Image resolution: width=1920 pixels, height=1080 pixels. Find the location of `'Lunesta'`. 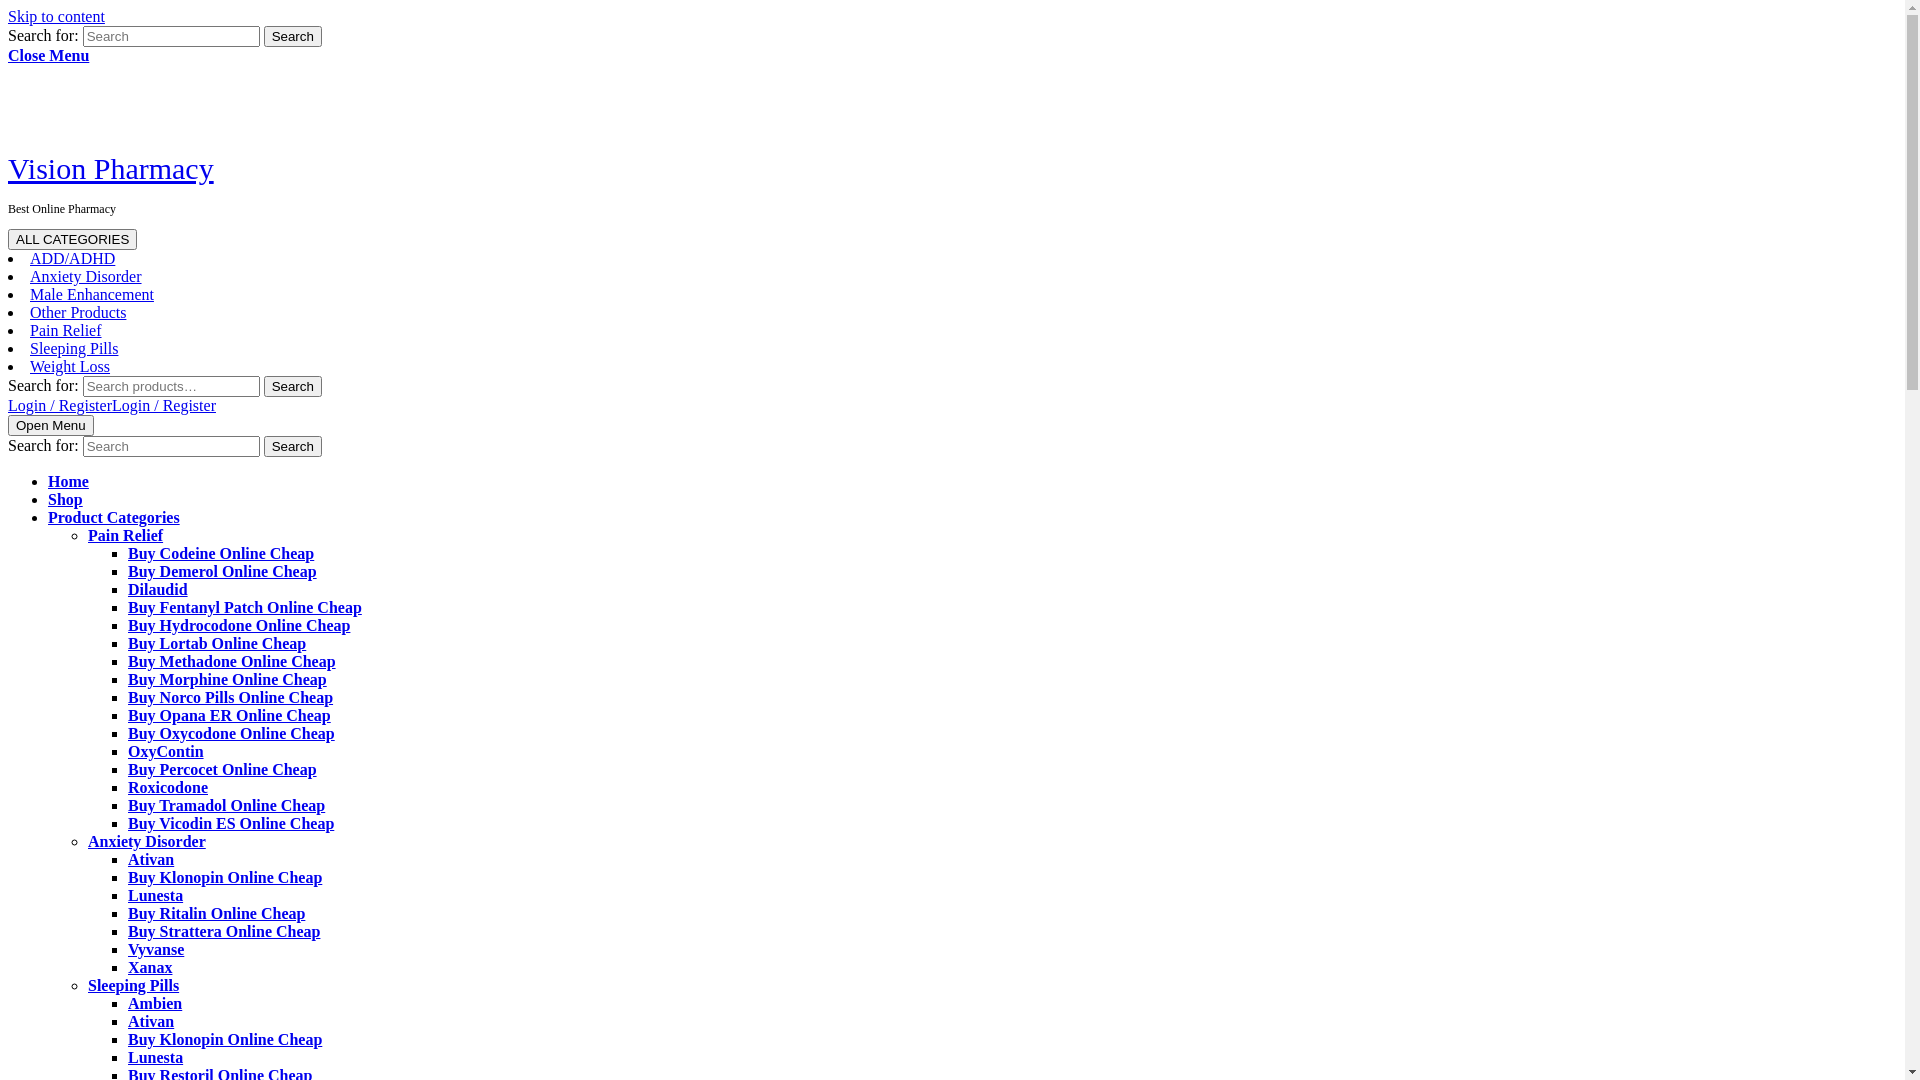

'Lunesta' is located at coordinates (154, 1056).